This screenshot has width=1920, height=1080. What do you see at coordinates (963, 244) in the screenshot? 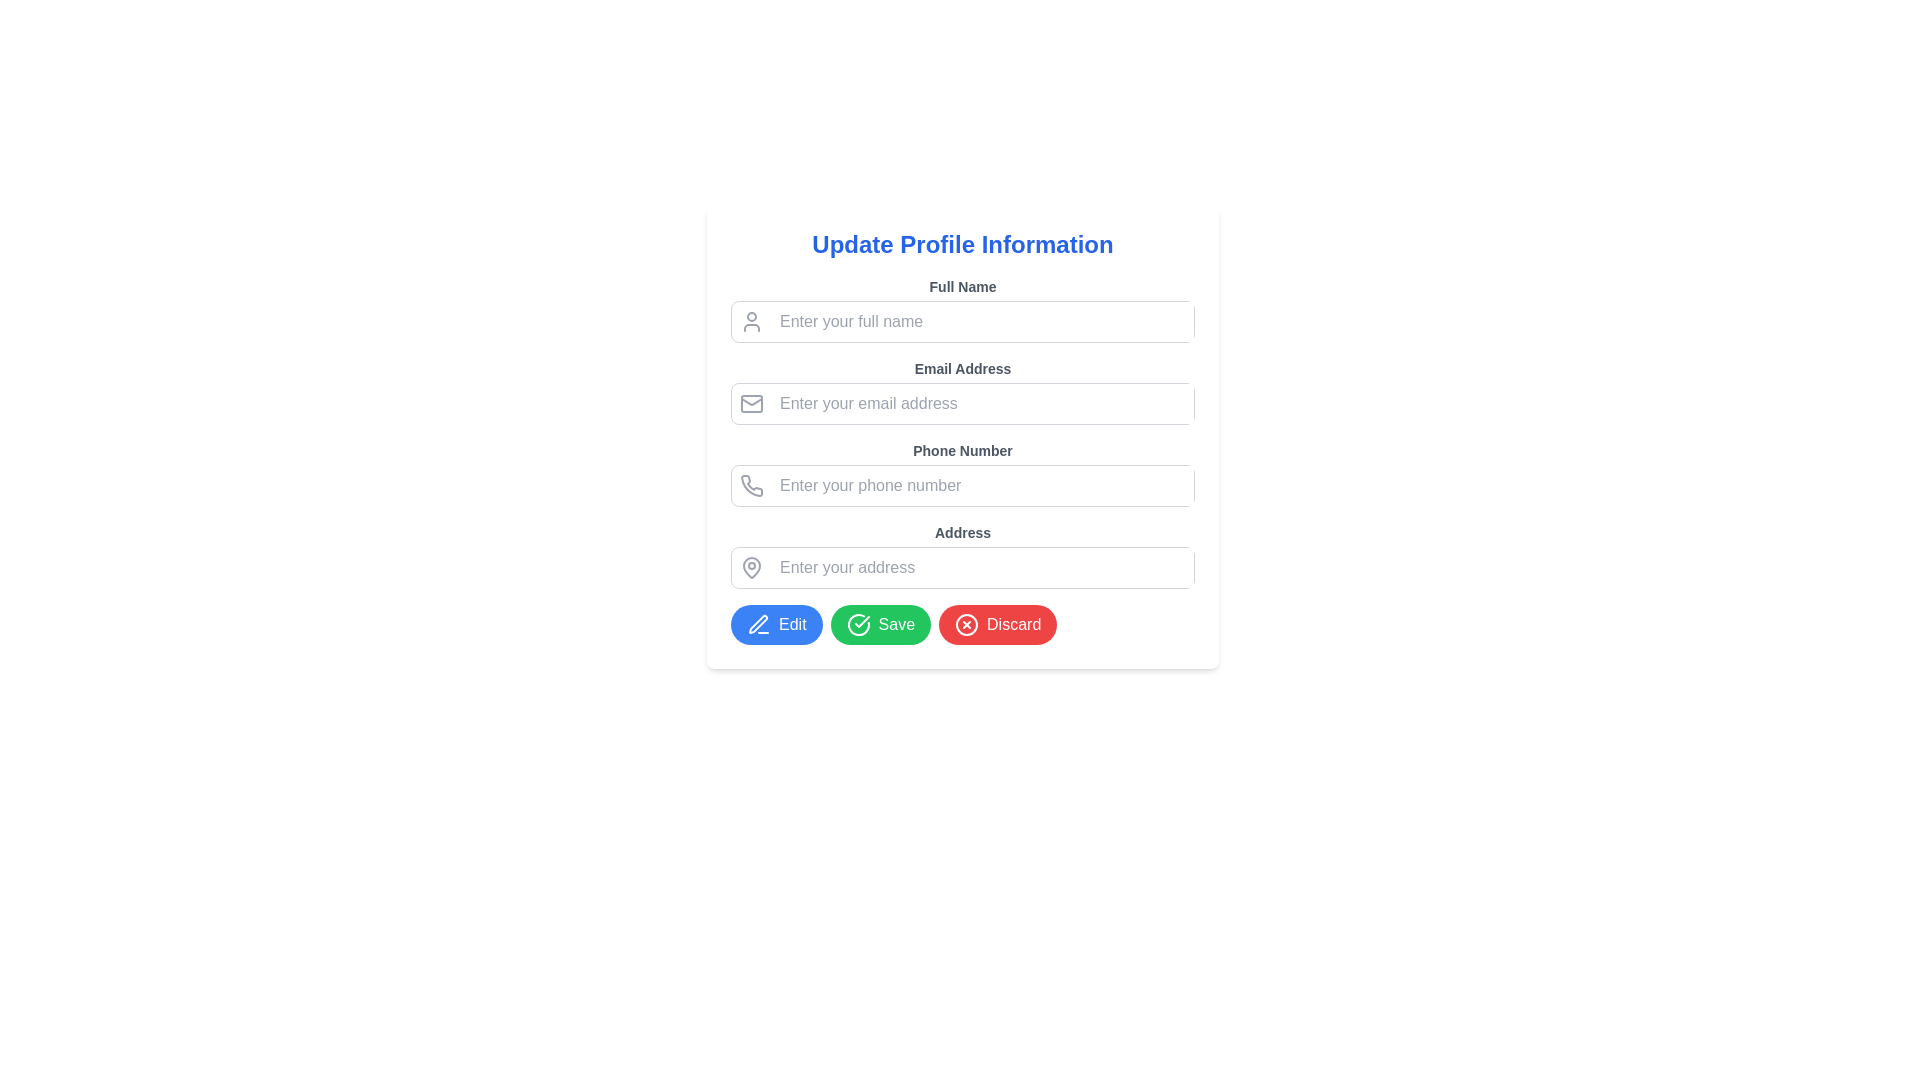
I see `the heading text displaying 'Update Profile Information' which is styled in large, bold, blue font at the top of the form section` at bounding box center [963, 244].